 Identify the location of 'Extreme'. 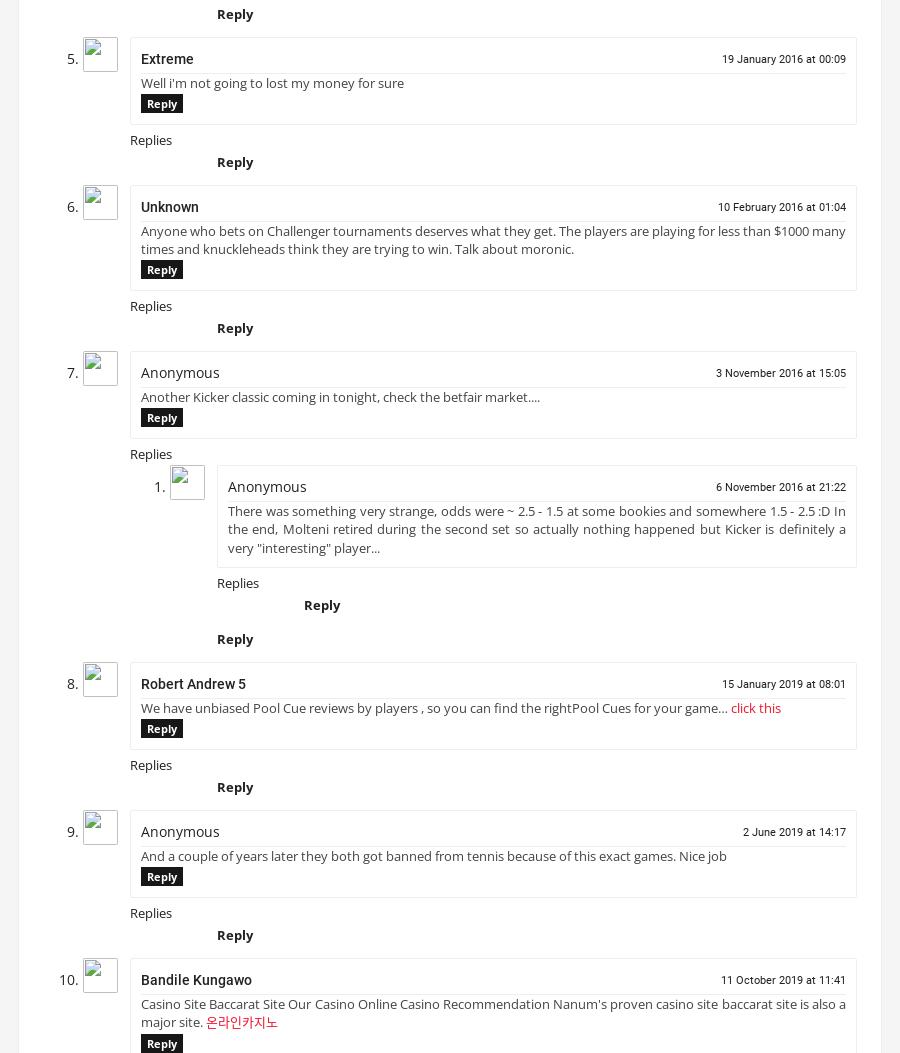
(167, 65).